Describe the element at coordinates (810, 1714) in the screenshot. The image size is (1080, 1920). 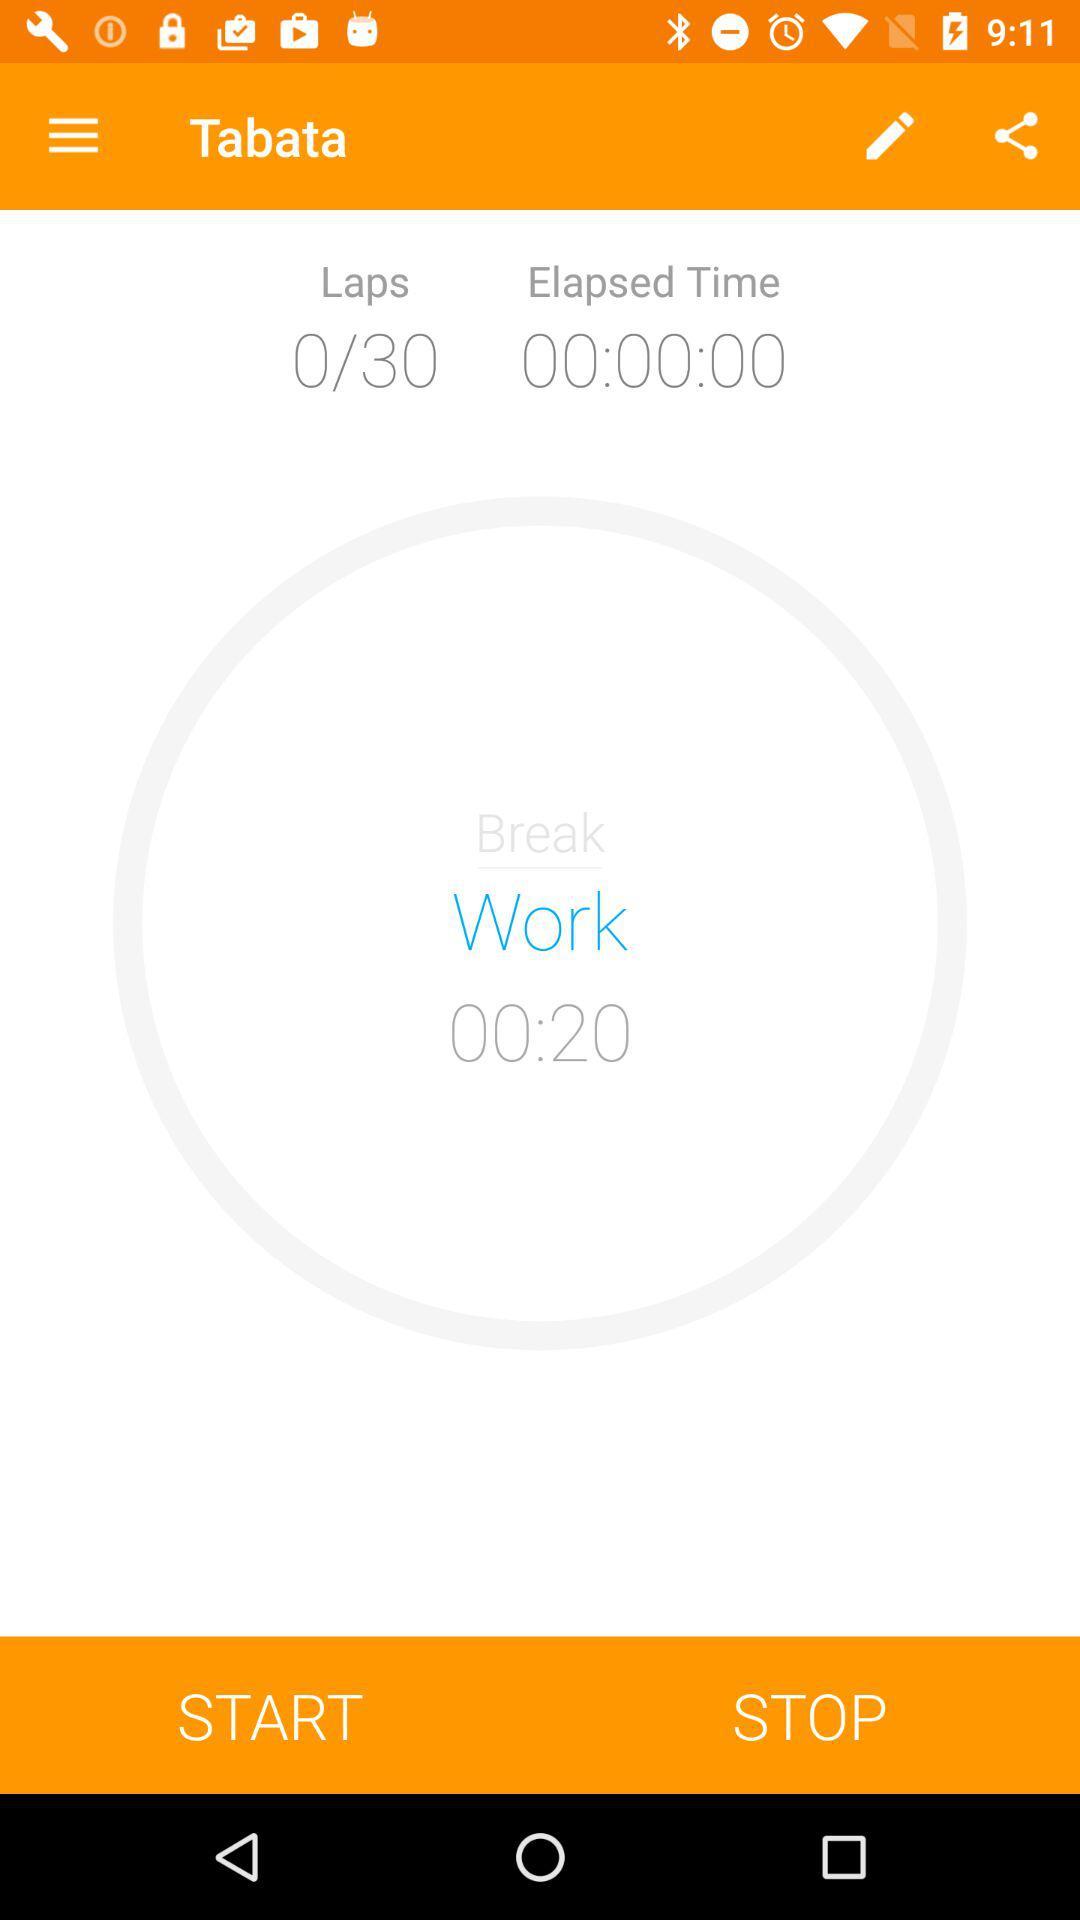
I see `the stop icon` at that location.